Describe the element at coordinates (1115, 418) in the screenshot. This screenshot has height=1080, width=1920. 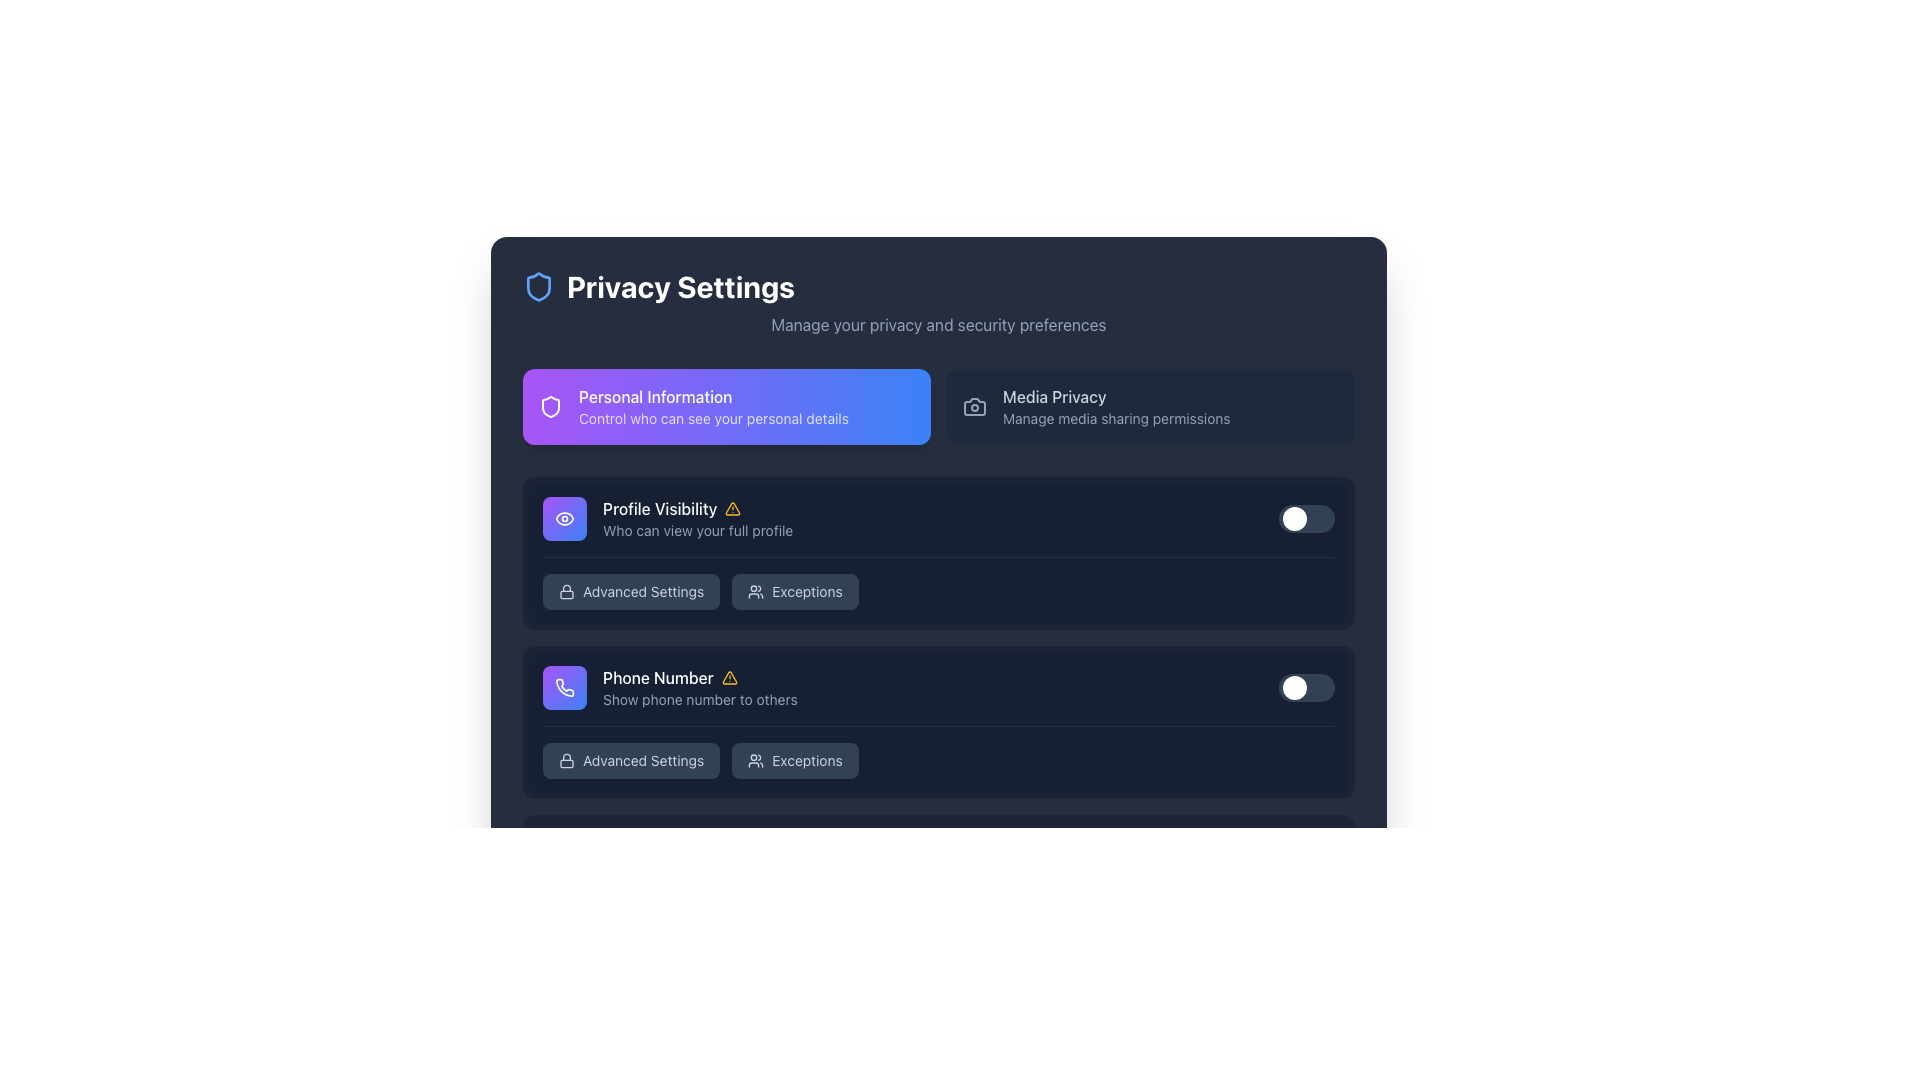
I see `the text label reading 'Manage media sharing permissions' which is styled in a small, light gray font and positioned below the 'Media Privacy' label in the privacy settings panel` at that location.